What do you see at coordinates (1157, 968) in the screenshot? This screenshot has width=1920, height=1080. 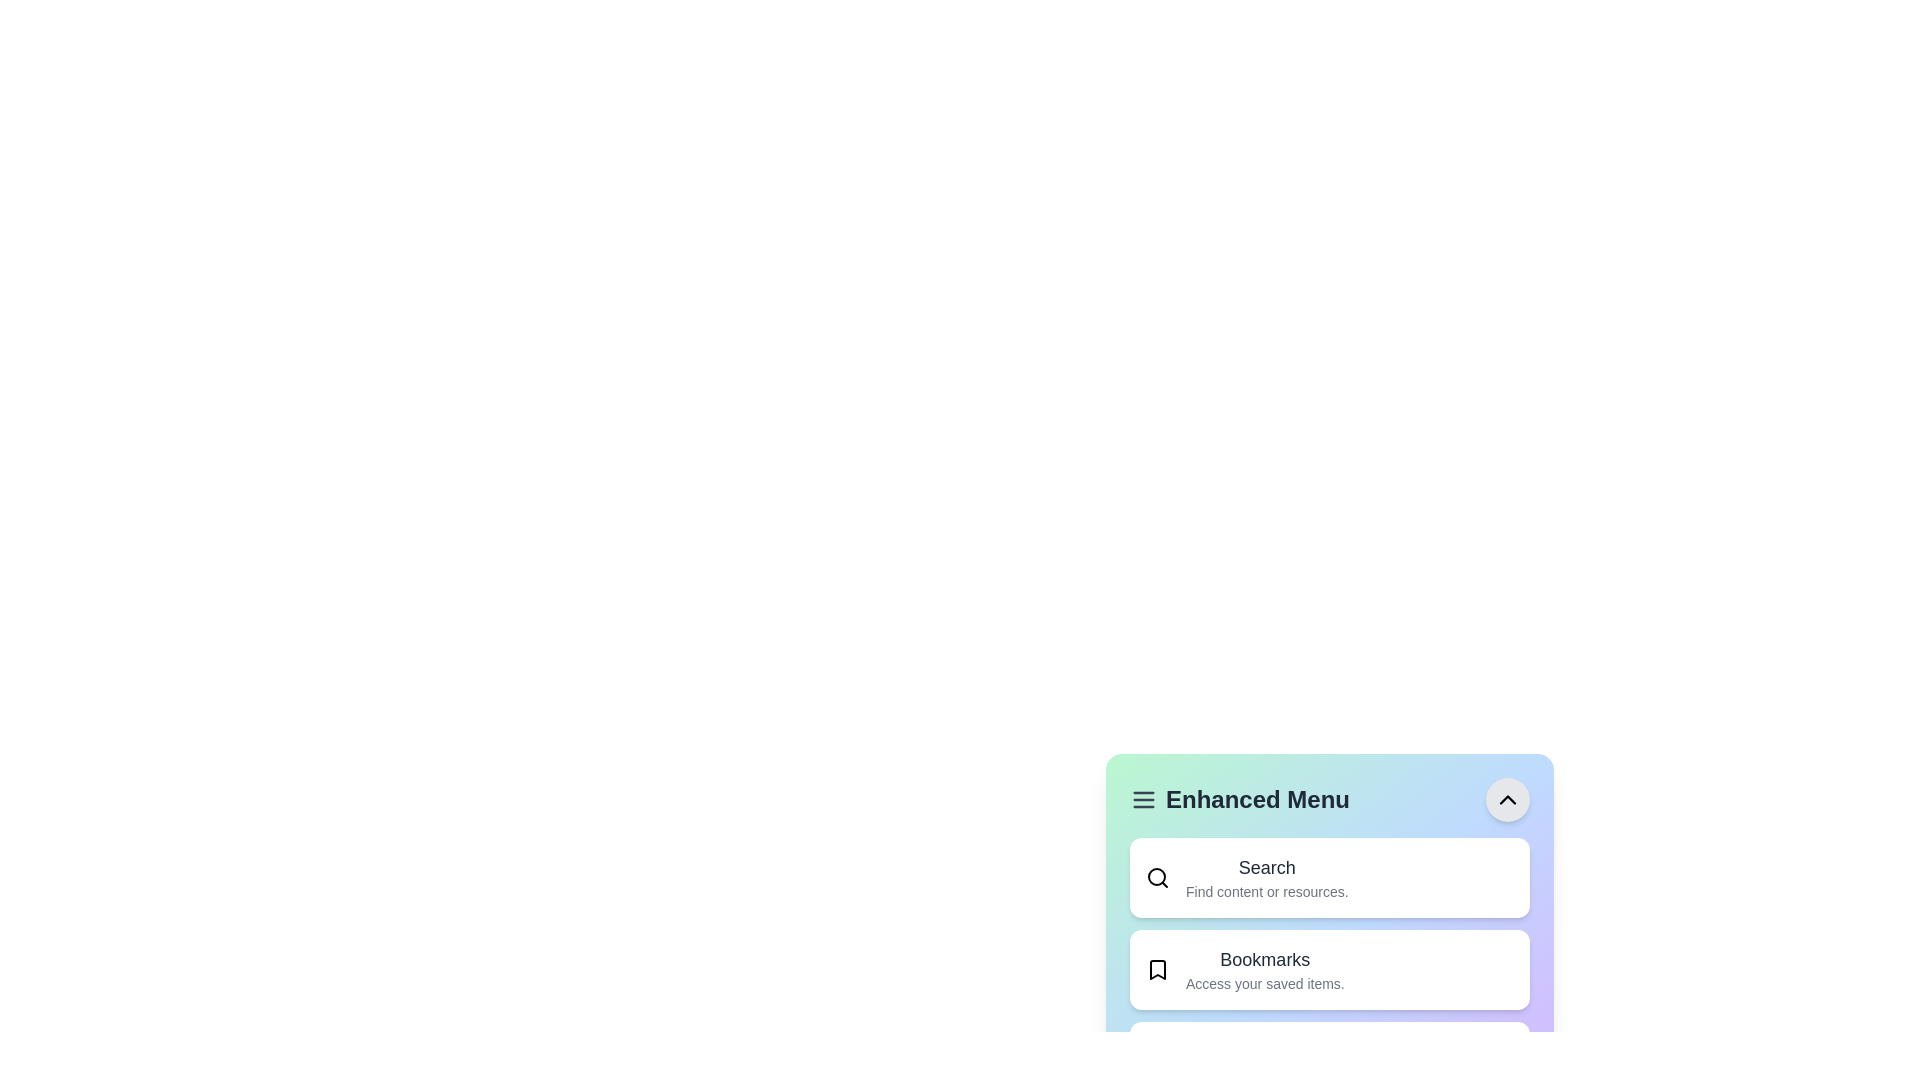 I see `the Bookmarks icon to interact with it` at bounding box center [1157, 968].